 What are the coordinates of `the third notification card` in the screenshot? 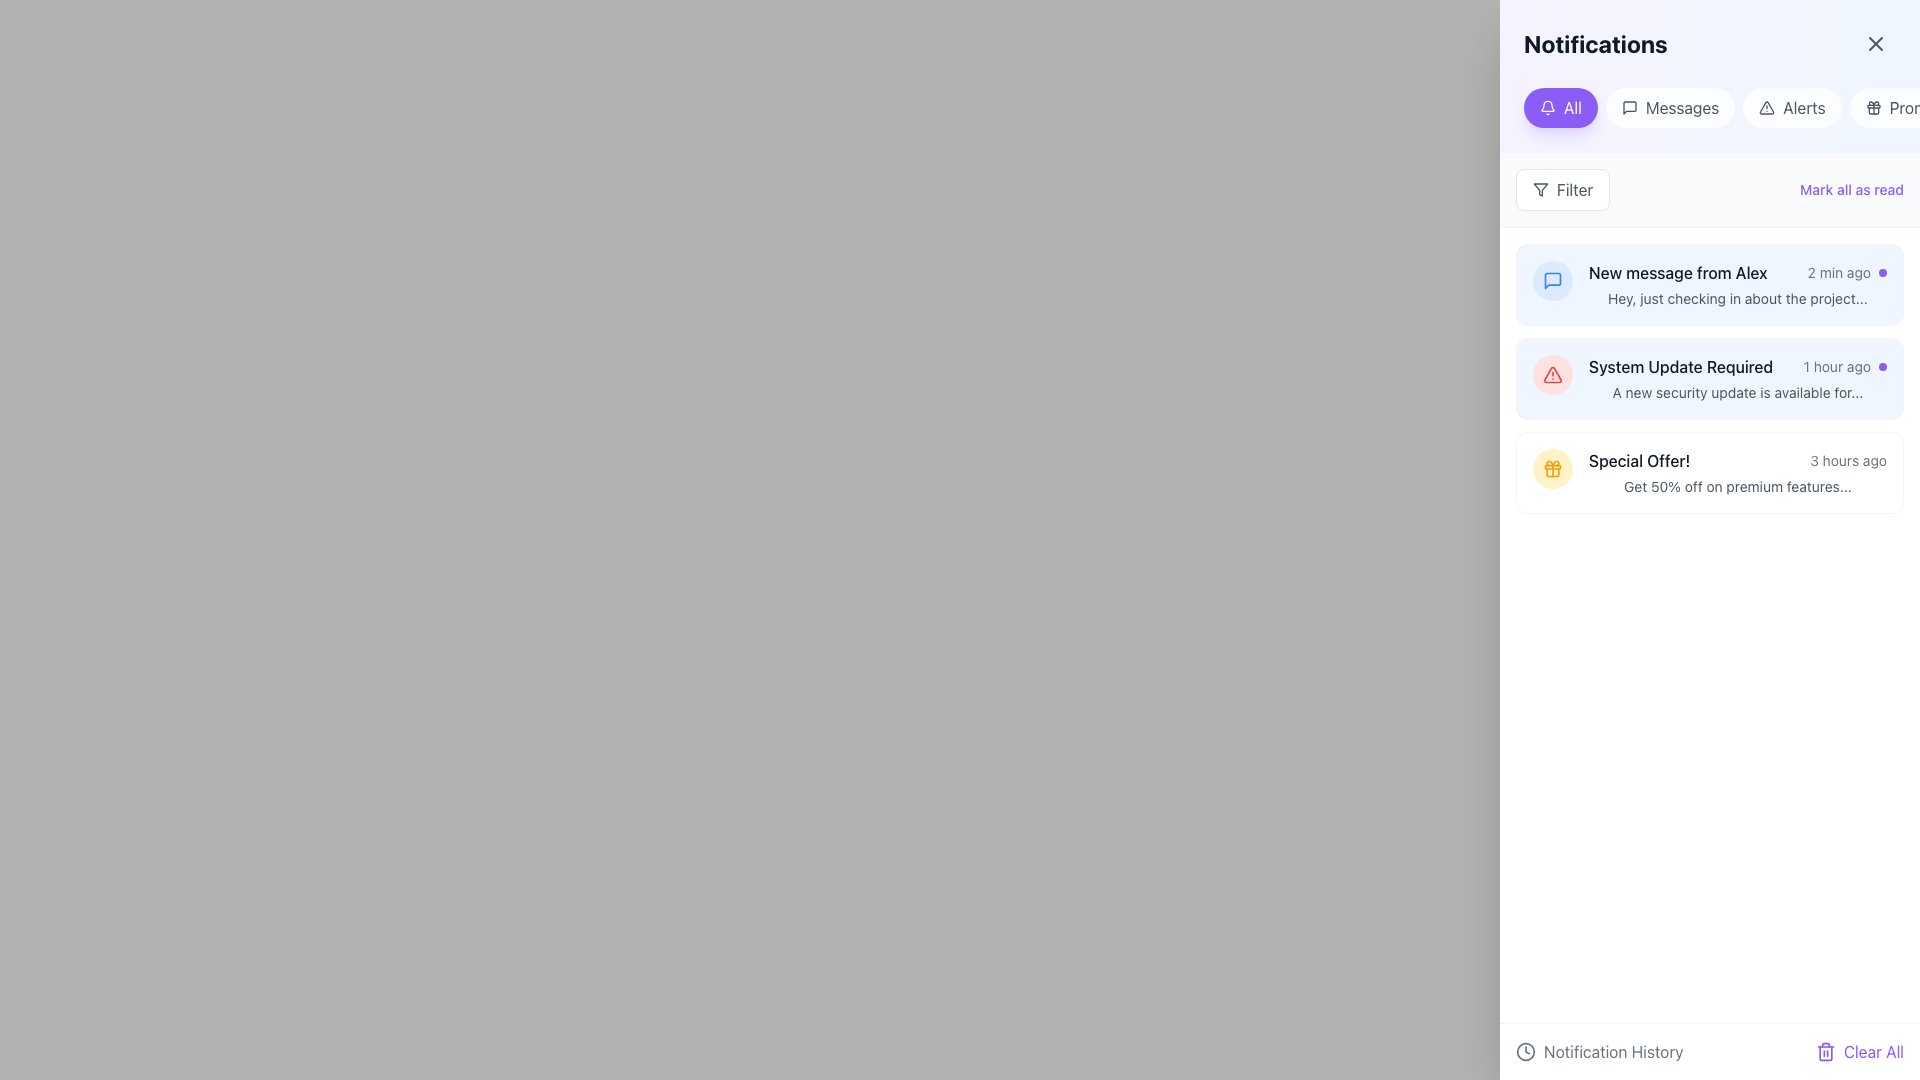 It's located at (1708, 473).